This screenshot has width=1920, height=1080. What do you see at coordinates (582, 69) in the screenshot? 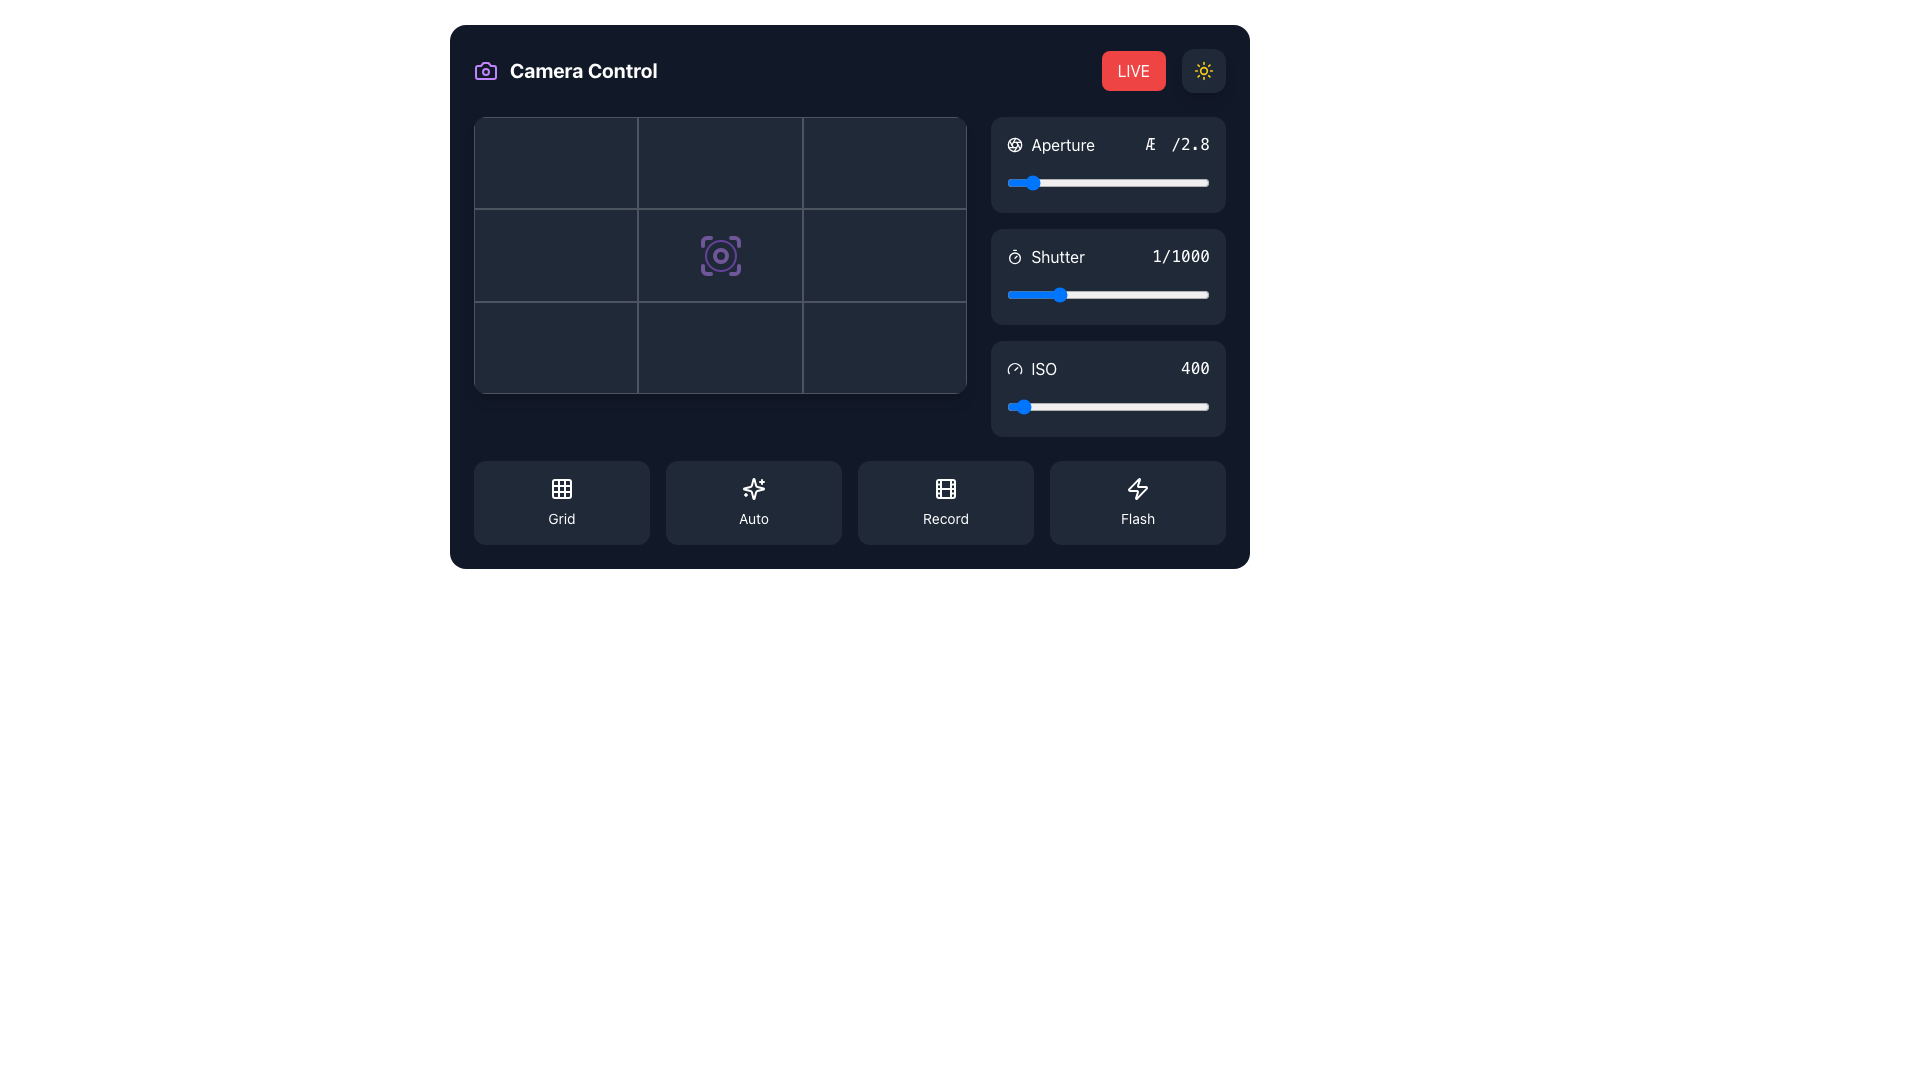
I see `title text located at the top-left section of the interface, adjacent to the 'Live' indicator and to the right of the camera icon` at bounding box center [582, 69].